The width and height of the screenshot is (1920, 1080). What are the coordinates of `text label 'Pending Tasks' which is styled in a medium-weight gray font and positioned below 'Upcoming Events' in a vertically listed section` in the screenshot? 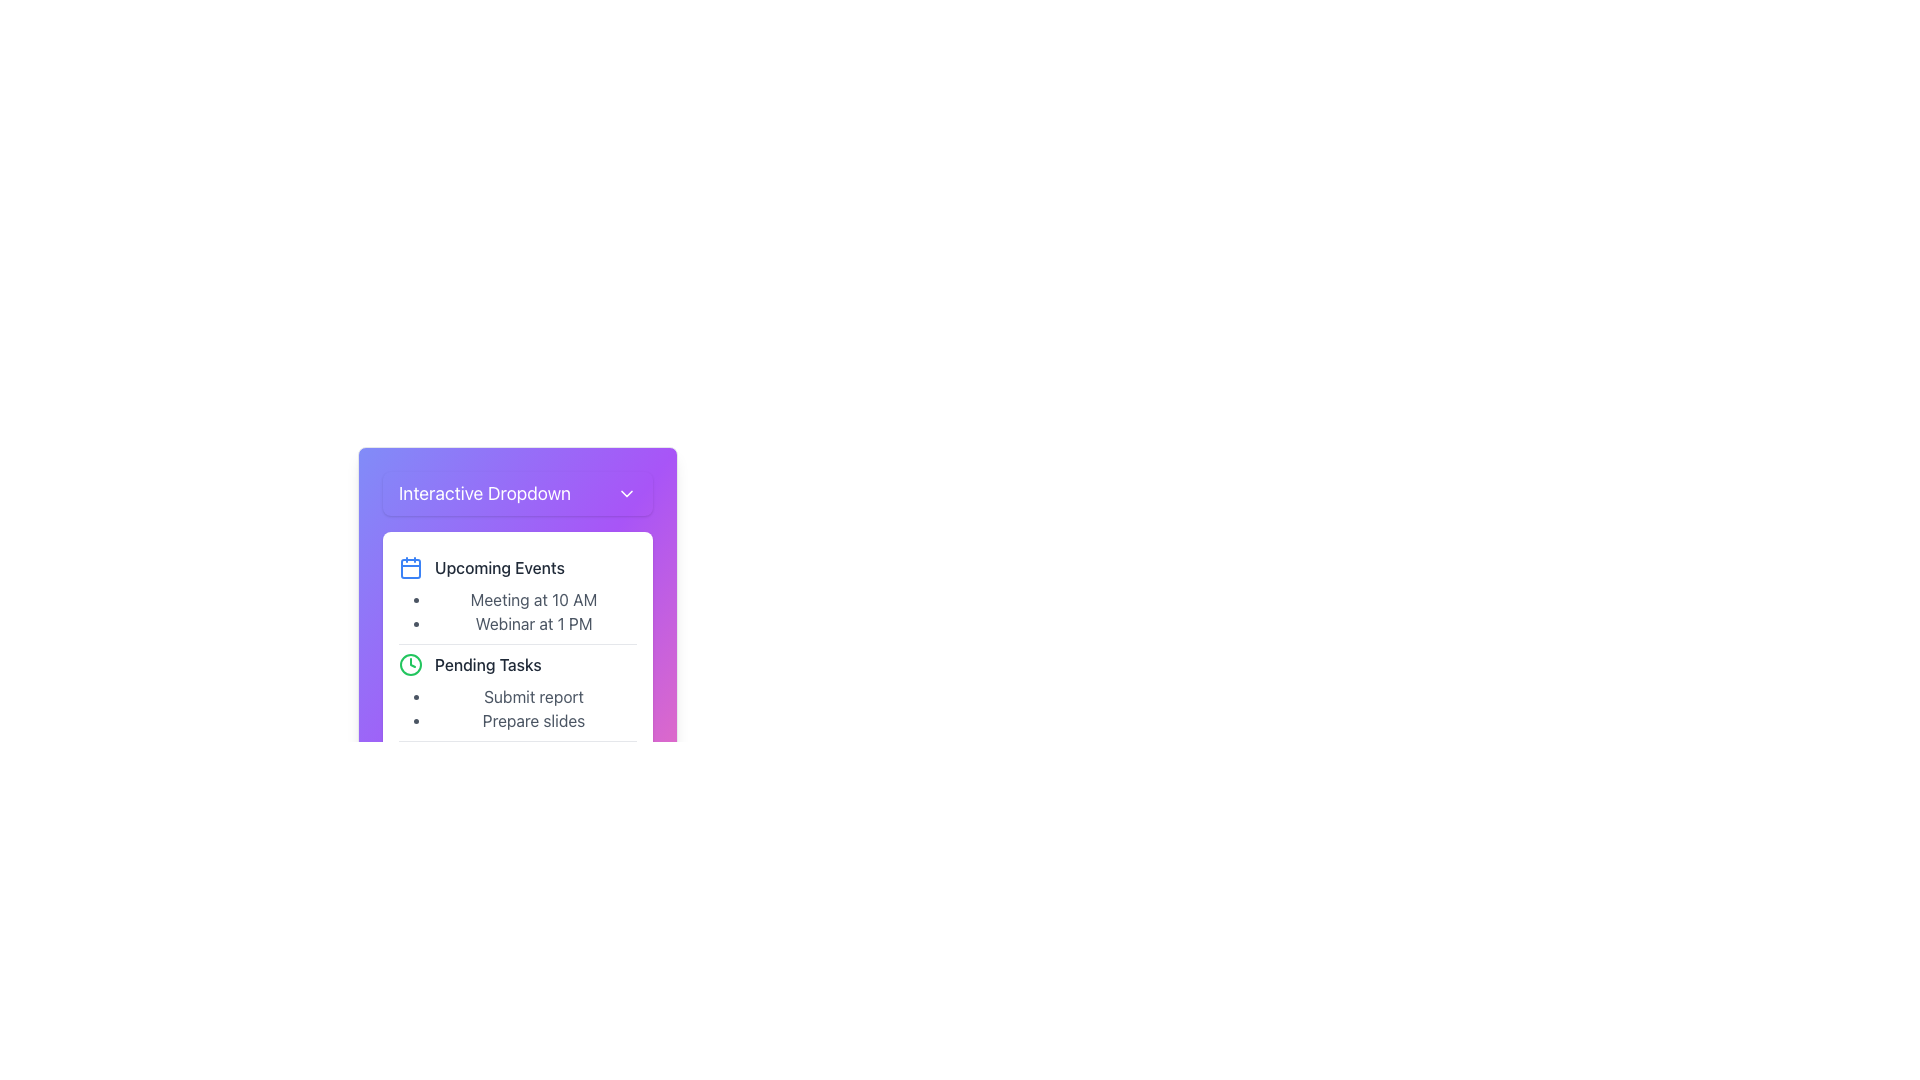 It's located at (488, 664).